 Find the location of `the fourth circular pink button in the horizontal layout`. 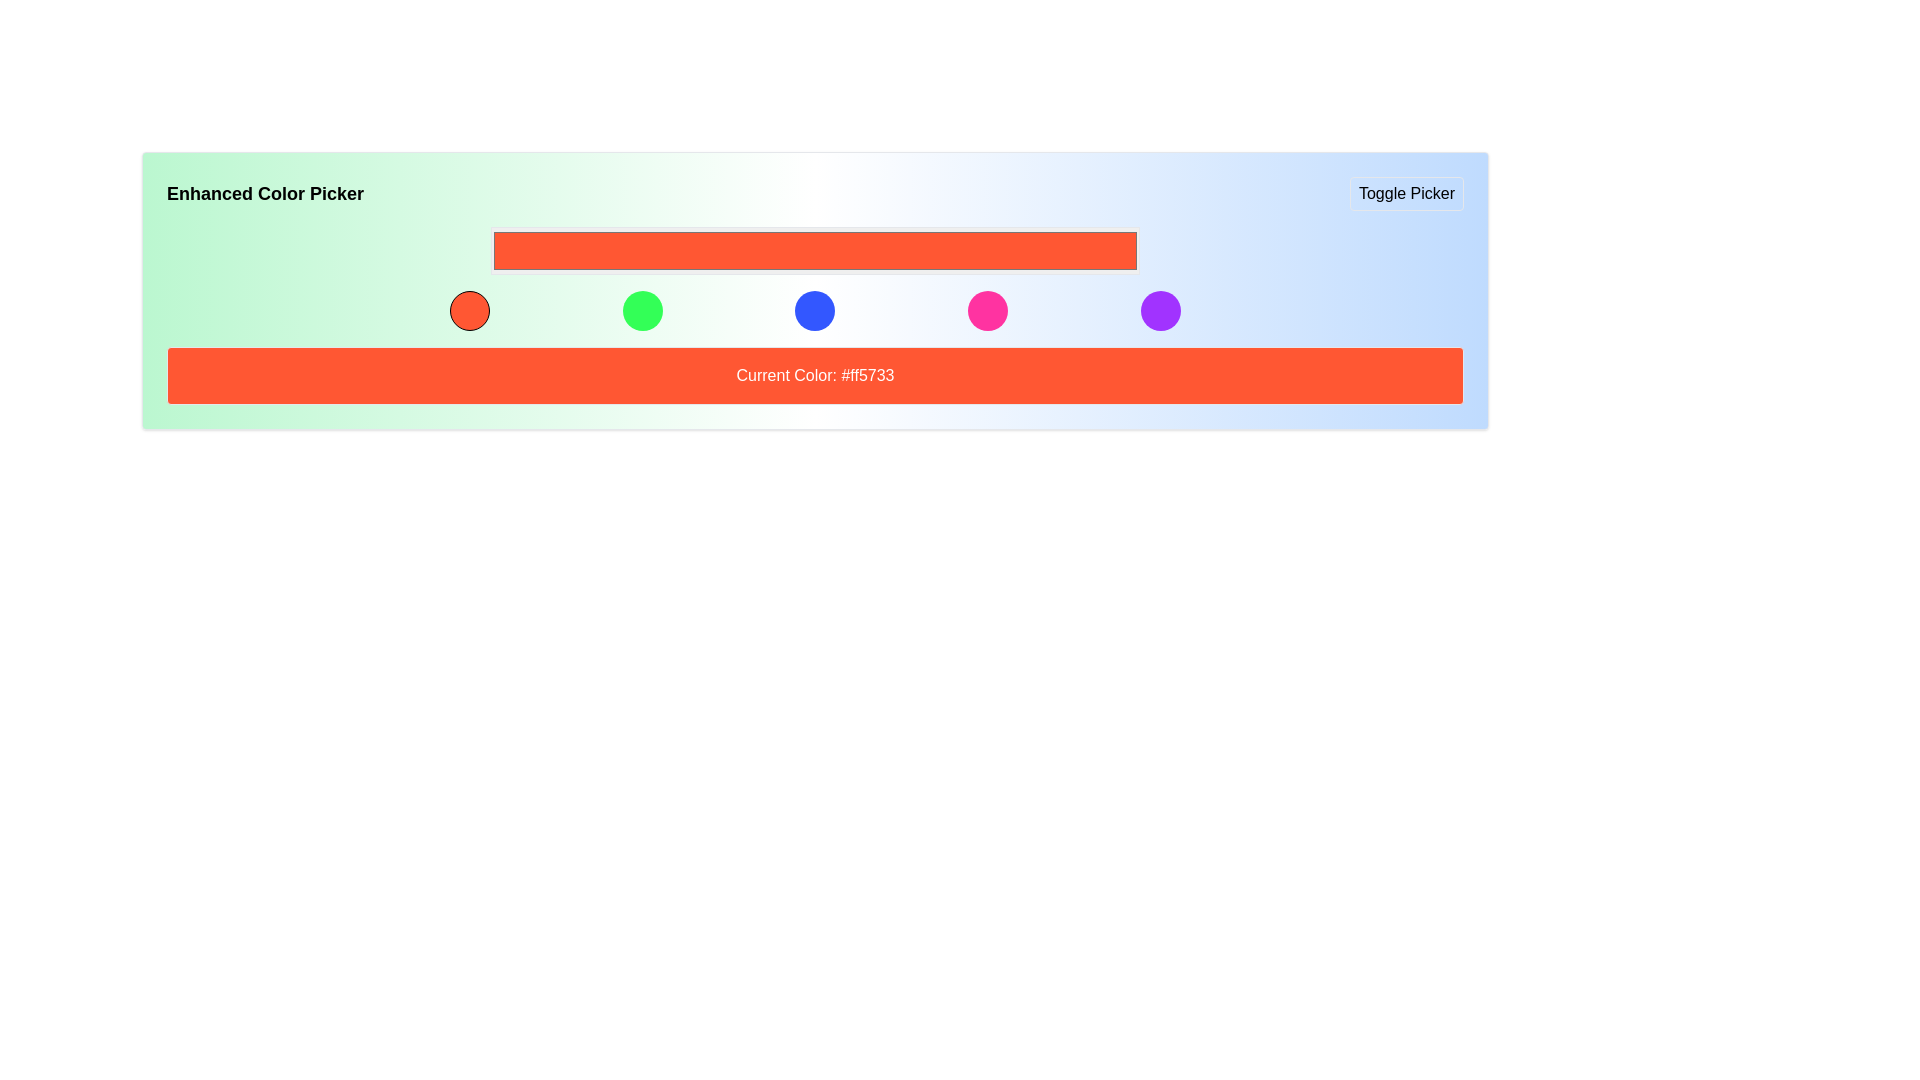

the fourth circular pink button in the horizontal layout is located at coordinates (988, 311).